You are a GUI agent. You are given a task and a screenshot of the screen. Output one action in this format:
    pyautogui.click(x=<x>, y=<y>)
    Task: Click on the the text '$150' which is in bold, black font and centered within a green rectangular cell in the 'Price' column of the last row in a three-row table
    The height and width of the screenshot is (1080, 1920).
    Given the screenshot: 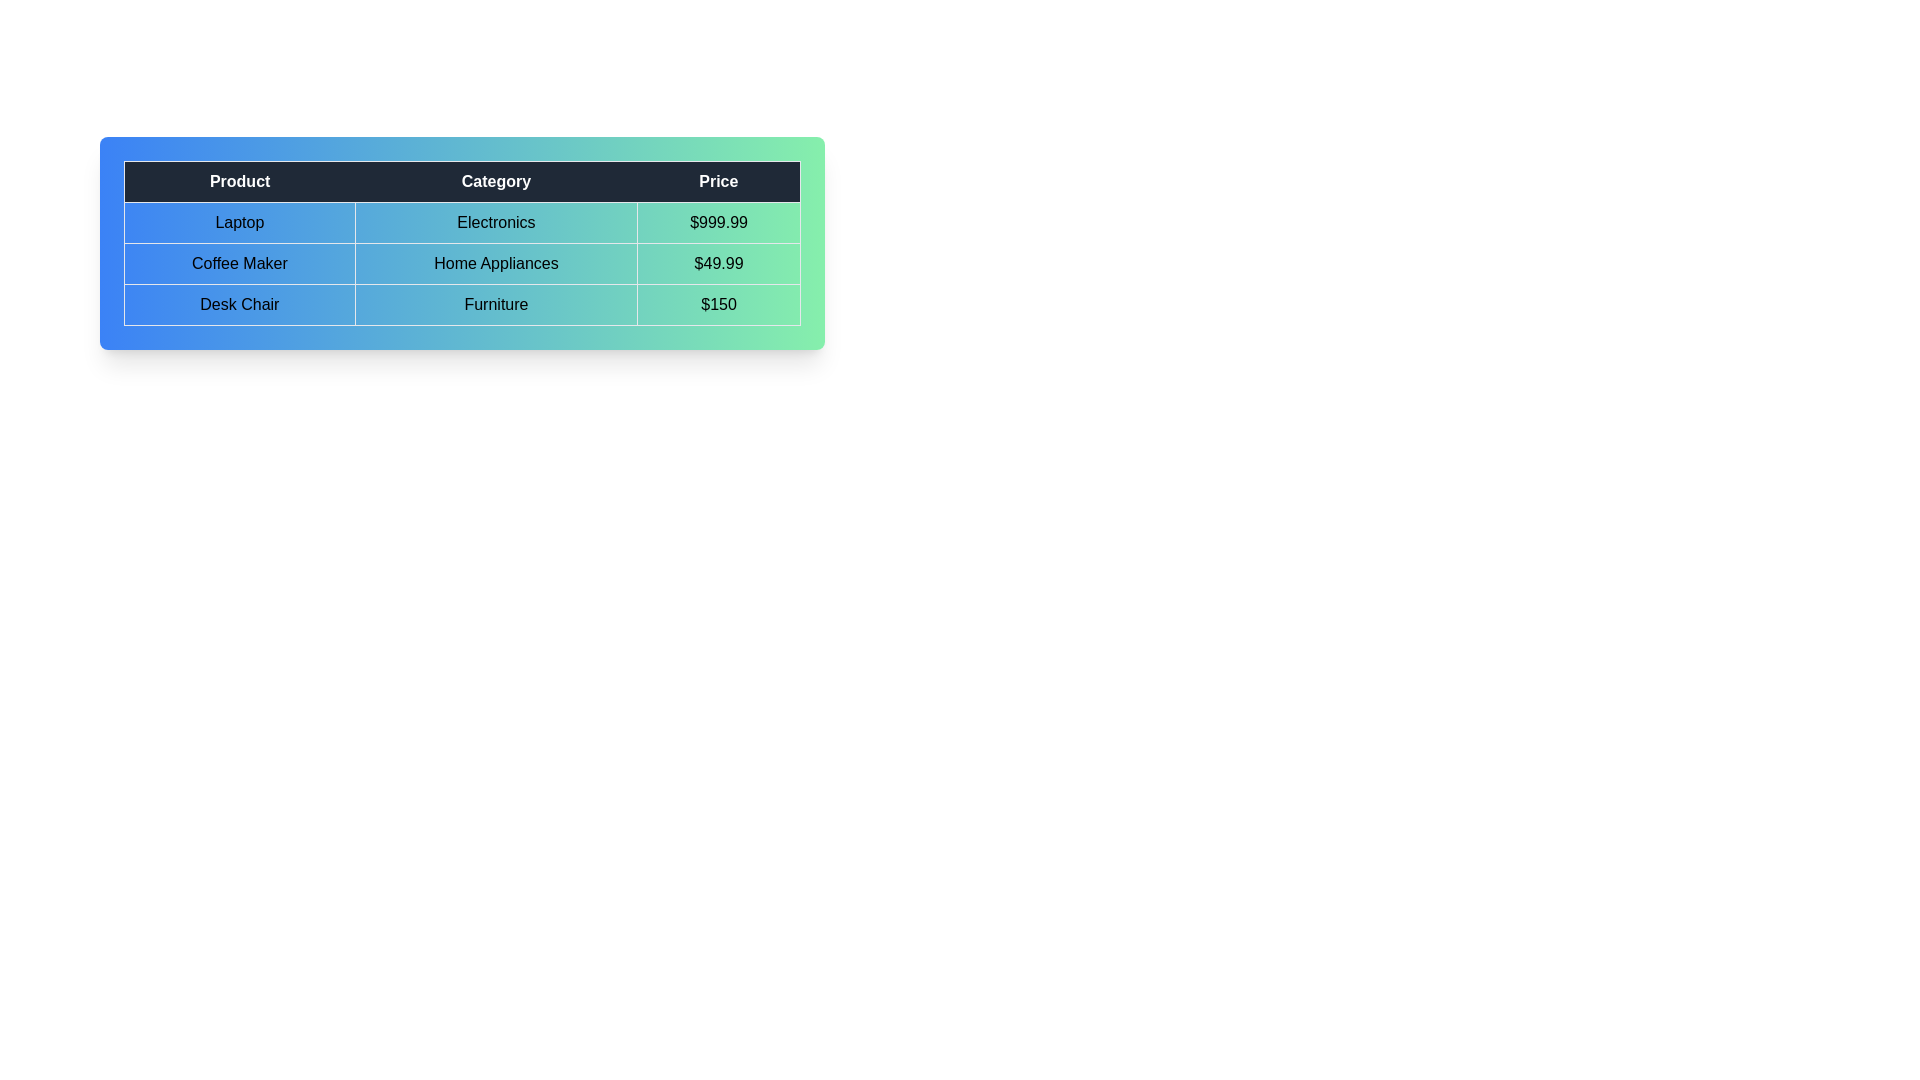 What is the action you would take?
    pyautogui.click(x=719, y=304)
    